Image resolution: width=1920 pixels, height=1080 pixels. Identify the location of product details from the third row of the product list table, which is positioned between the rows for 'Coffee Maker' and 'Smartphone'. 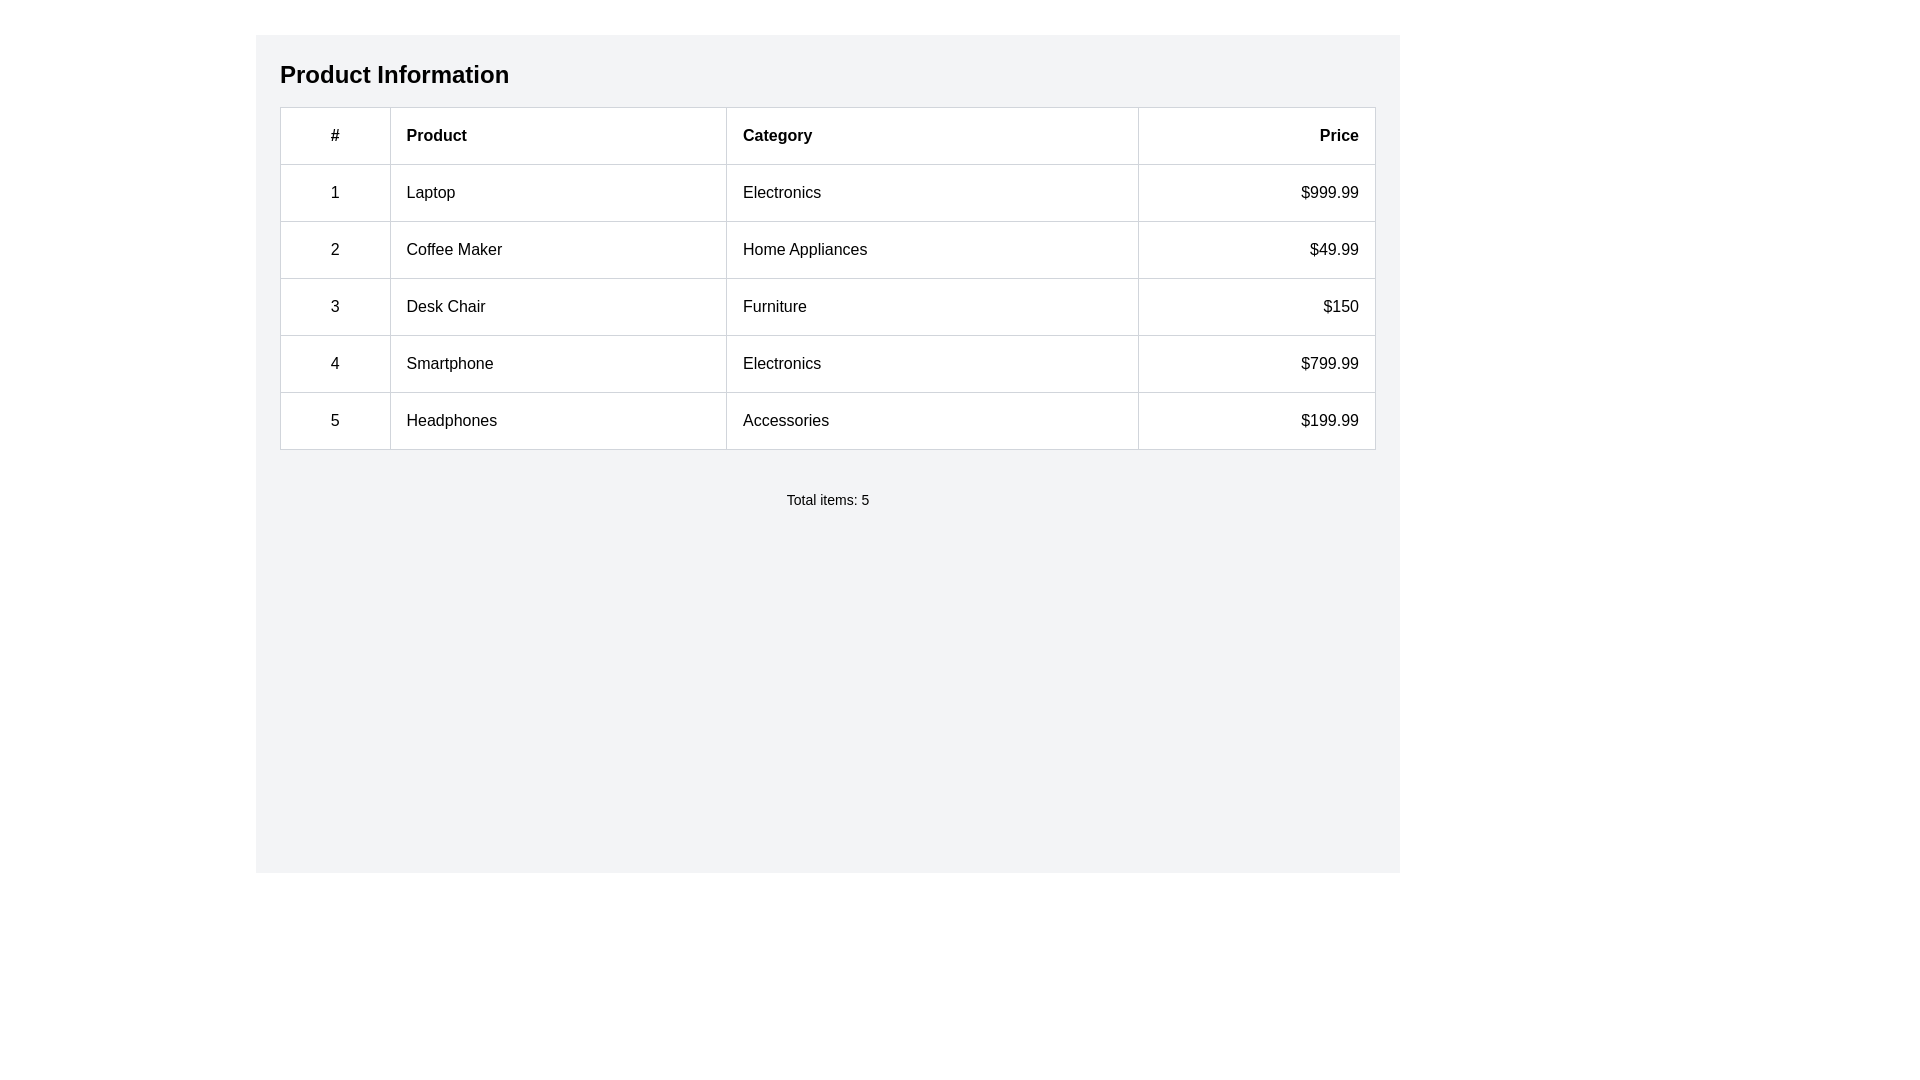
(828, 307).